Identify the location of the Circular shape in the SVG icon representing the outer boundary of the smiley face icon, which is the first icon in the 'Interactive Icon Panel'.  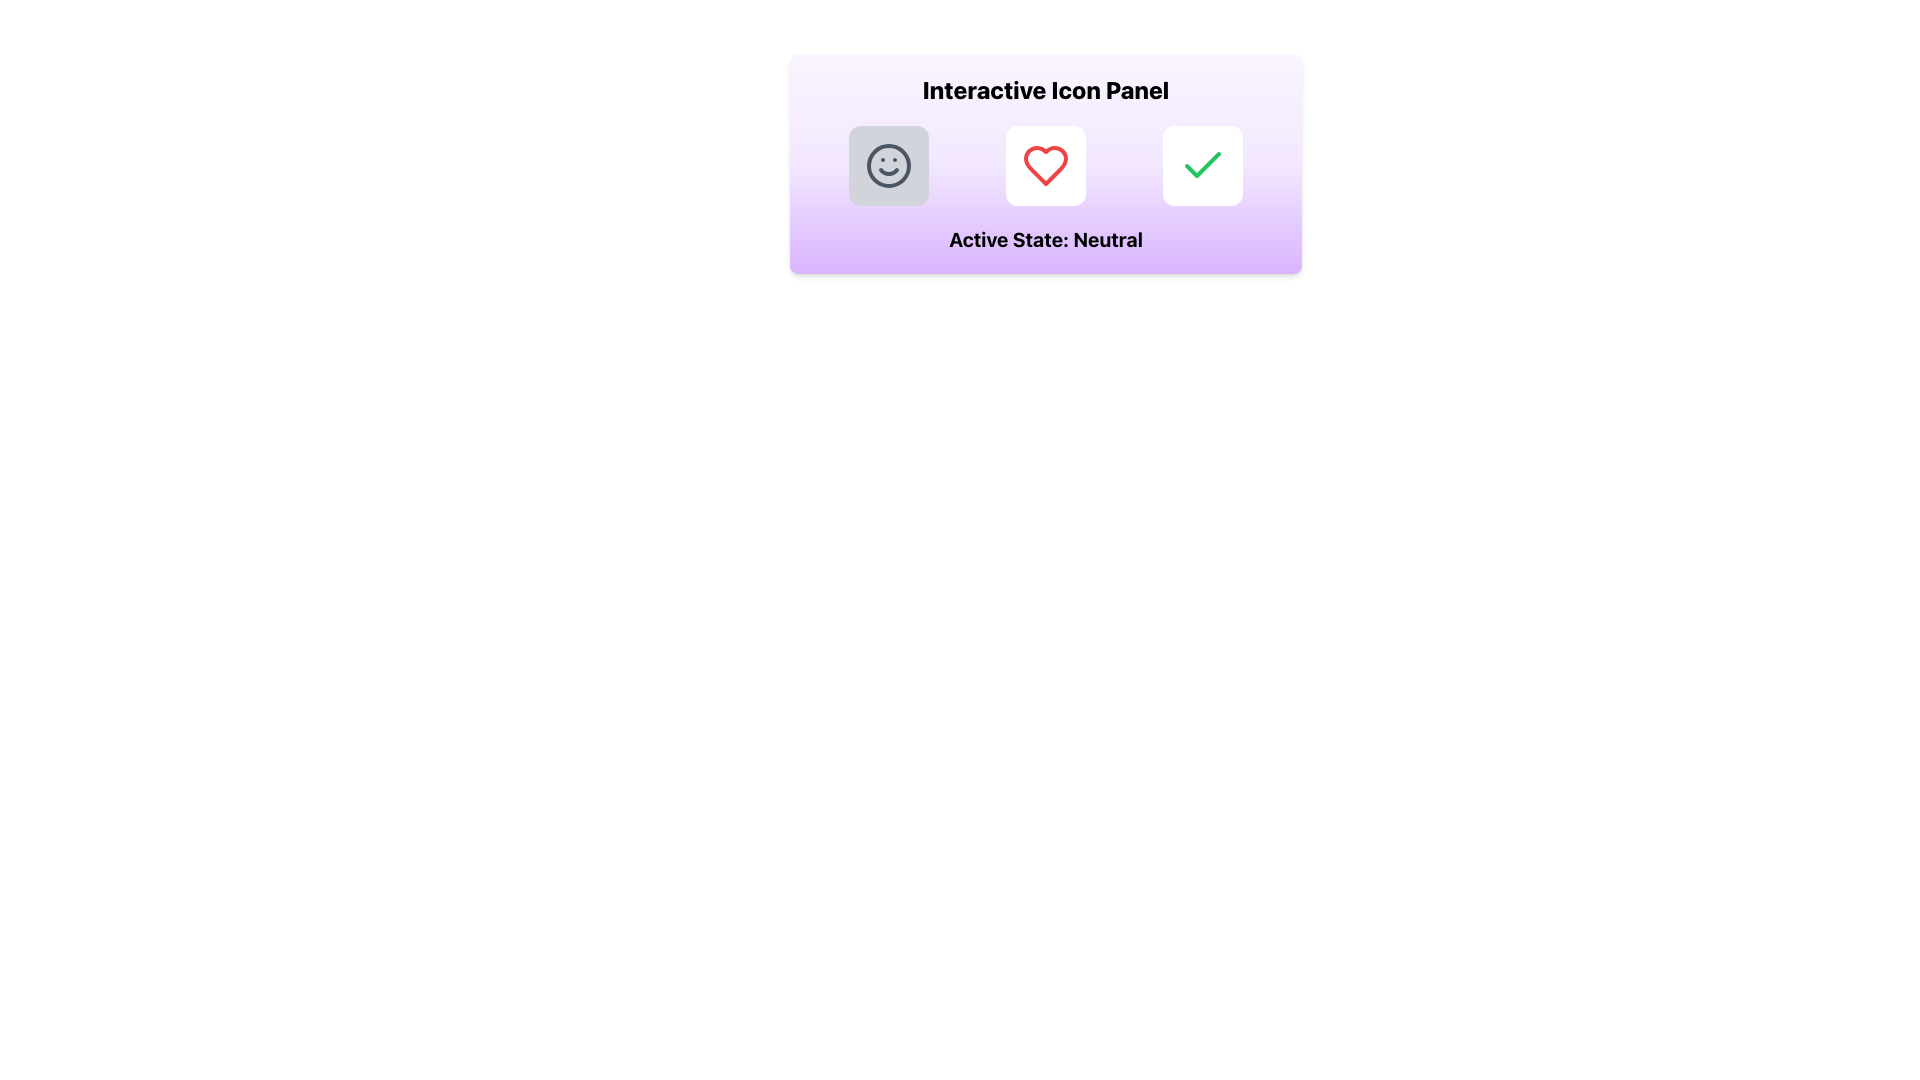
(887, 164).